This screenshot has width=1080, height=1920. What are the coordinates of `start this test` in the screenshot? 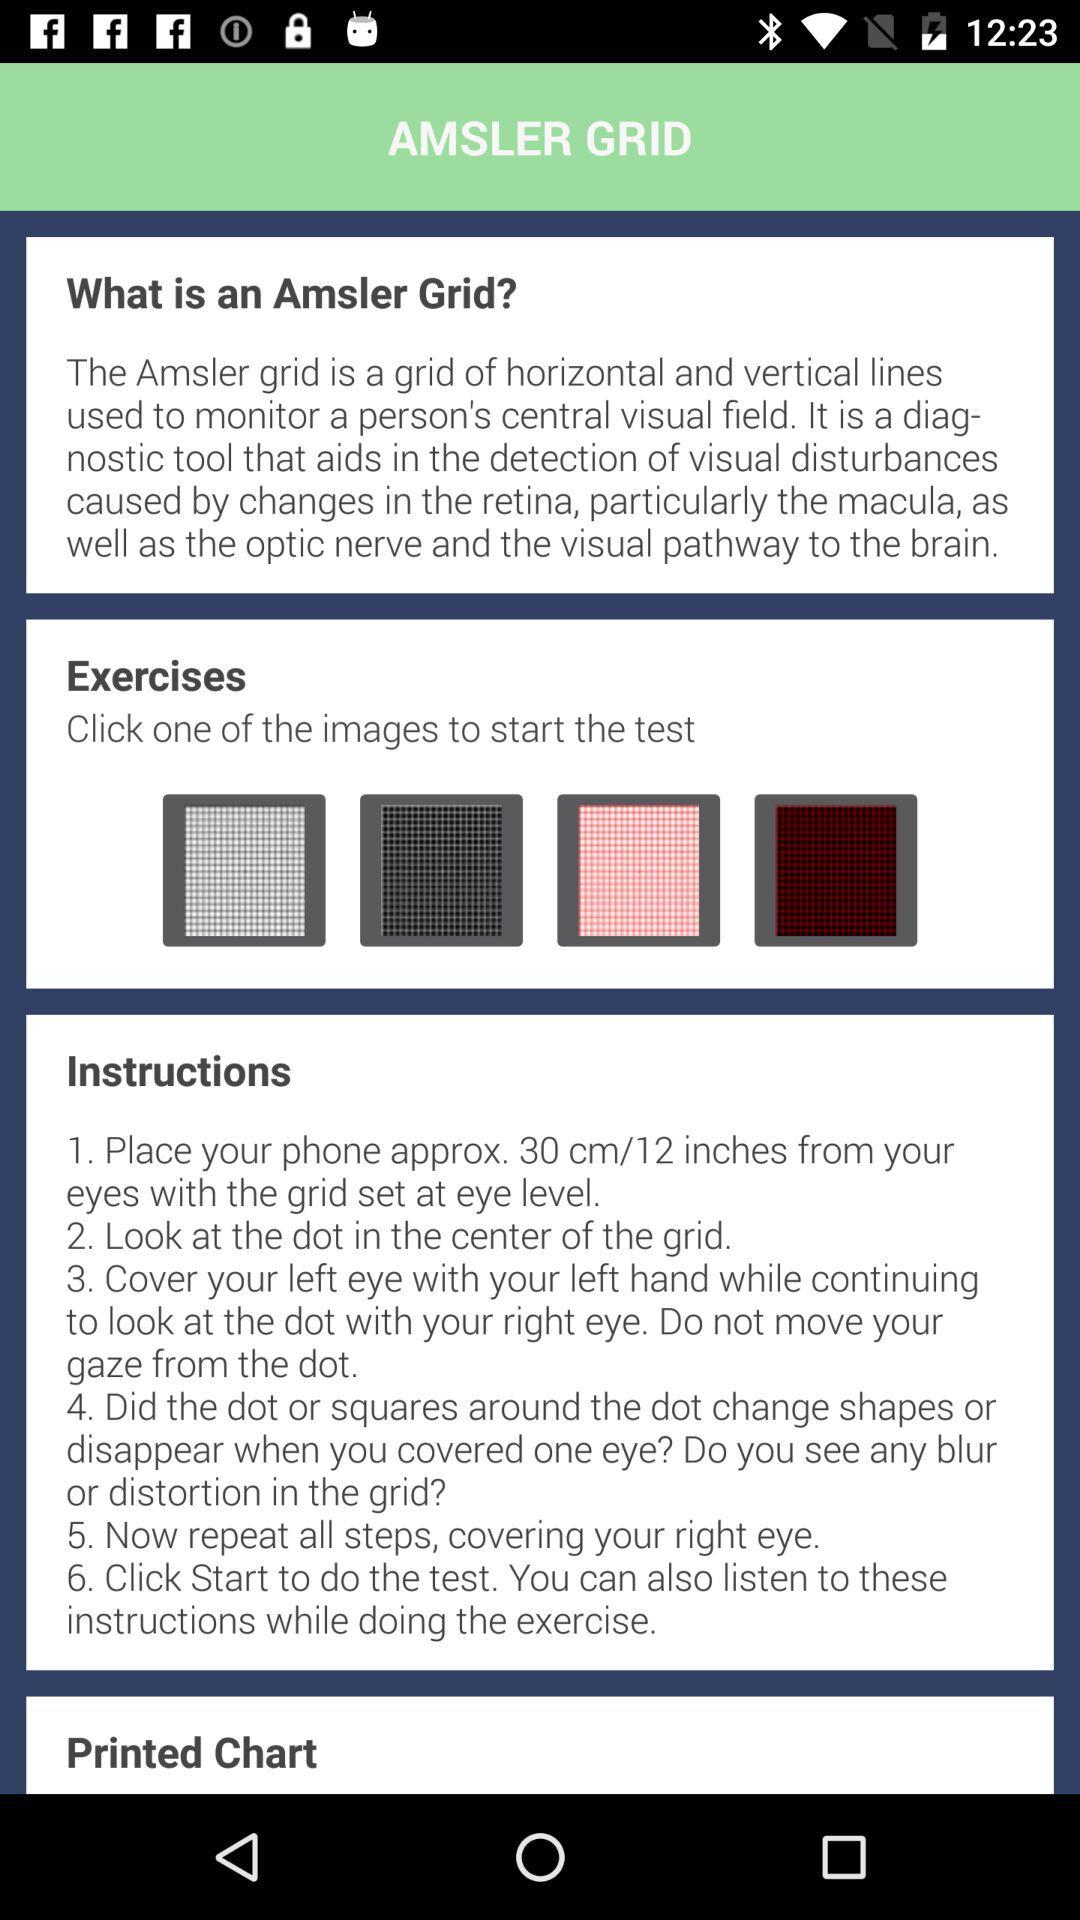 It's located at (638, 870).